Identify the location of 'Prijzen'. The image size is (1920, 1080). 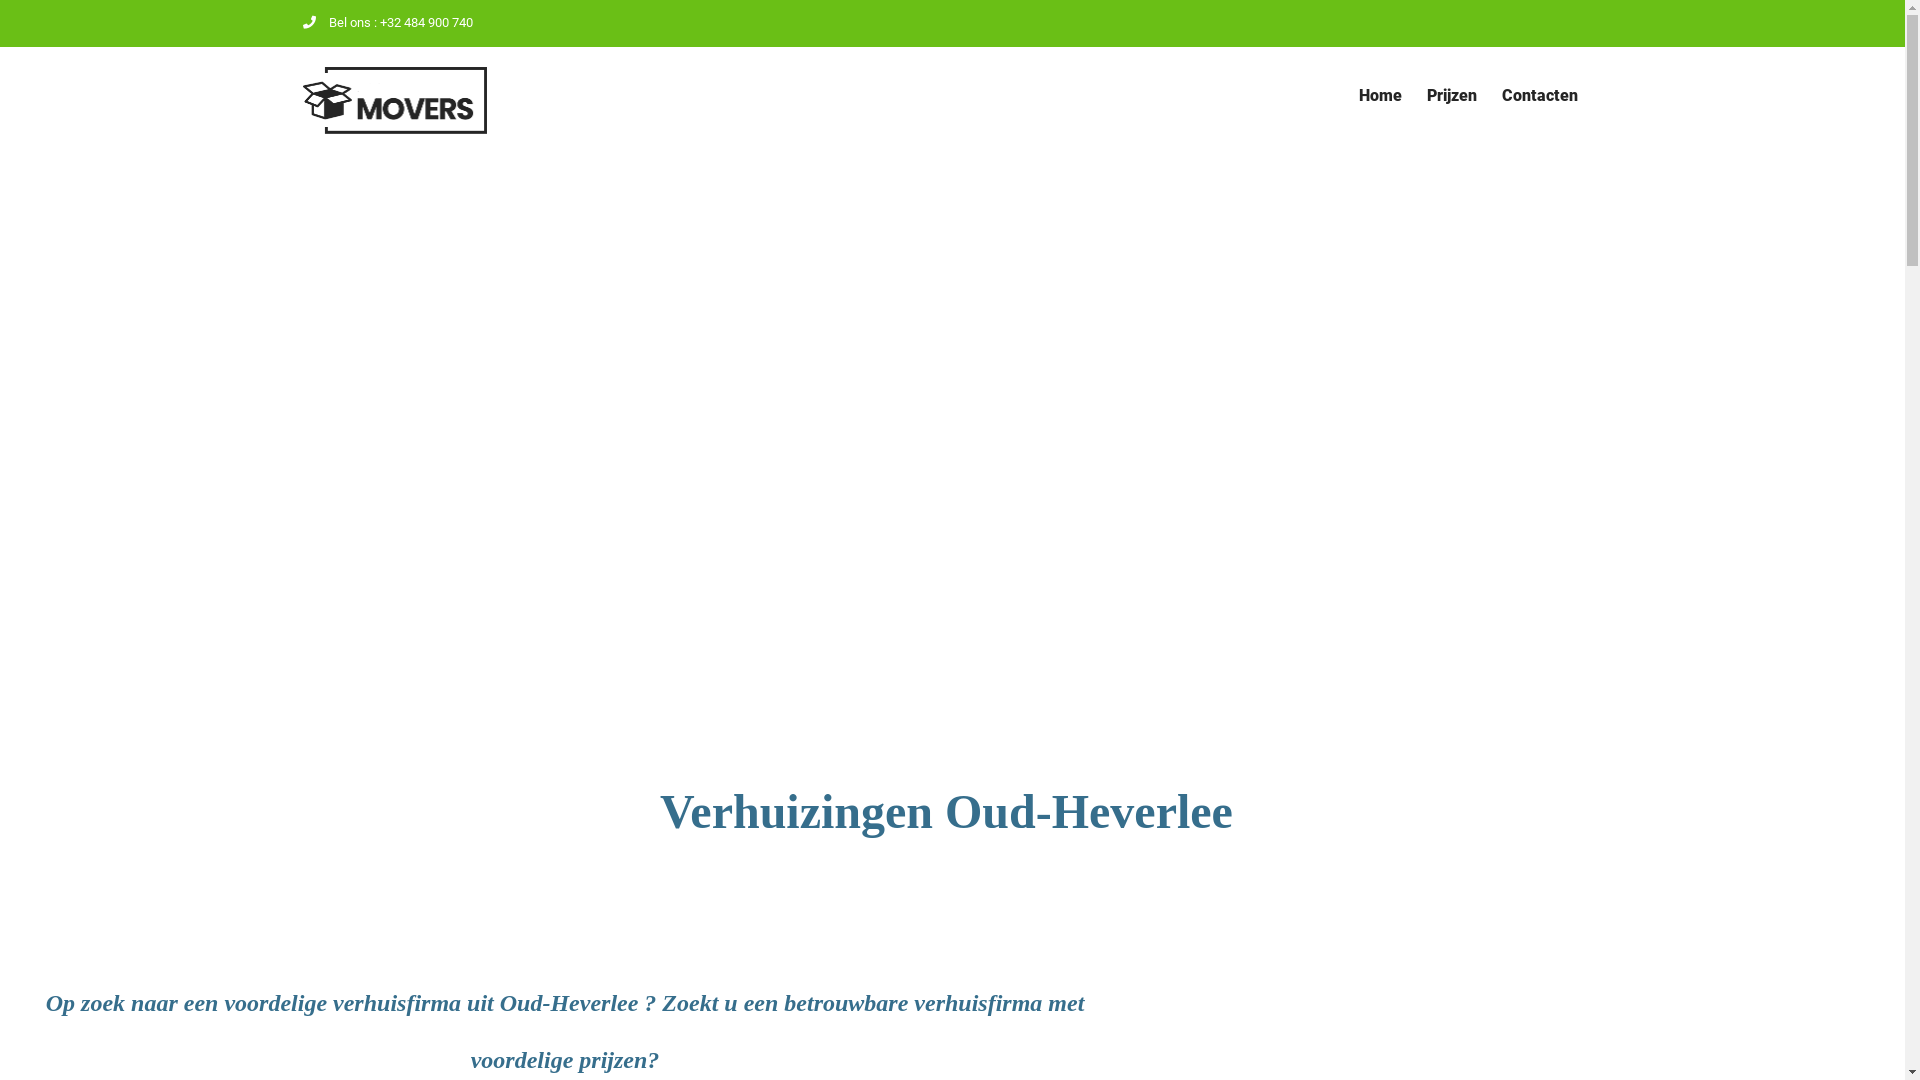
(1450, 95).